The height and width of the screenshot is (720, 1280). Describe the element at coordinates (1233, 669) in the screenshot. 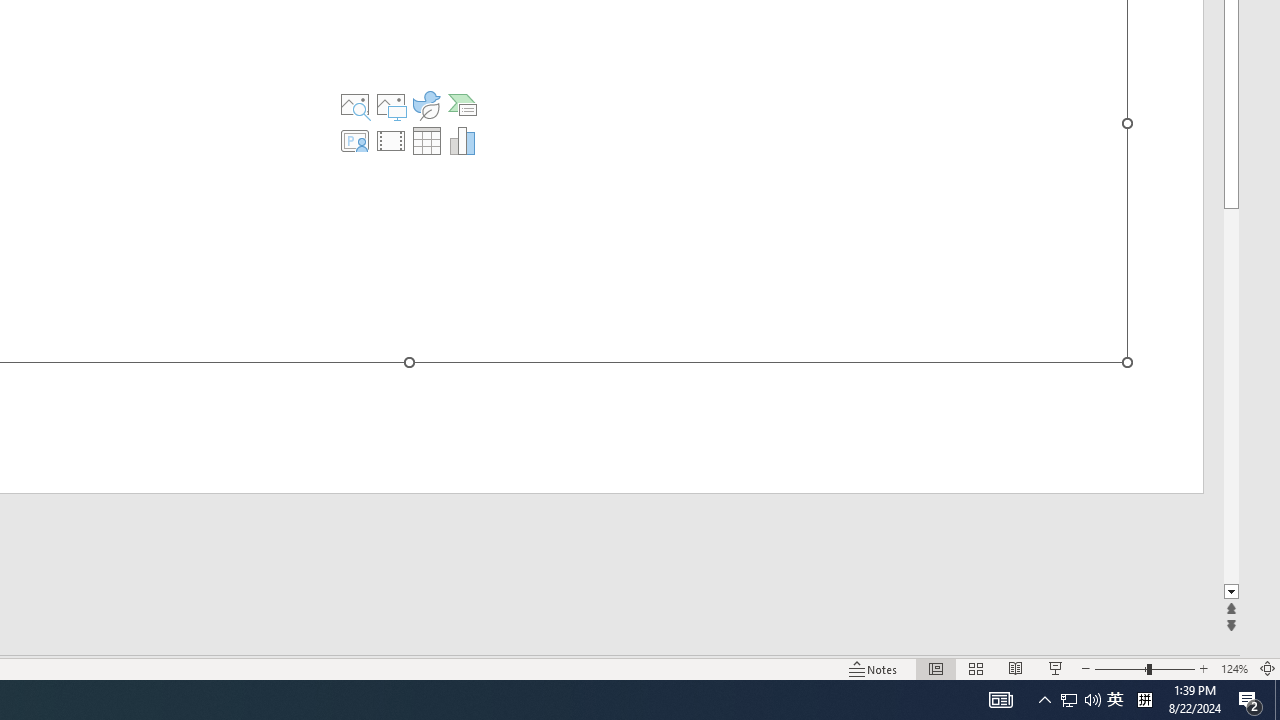

I see `'Zoom 124%'` at that location.